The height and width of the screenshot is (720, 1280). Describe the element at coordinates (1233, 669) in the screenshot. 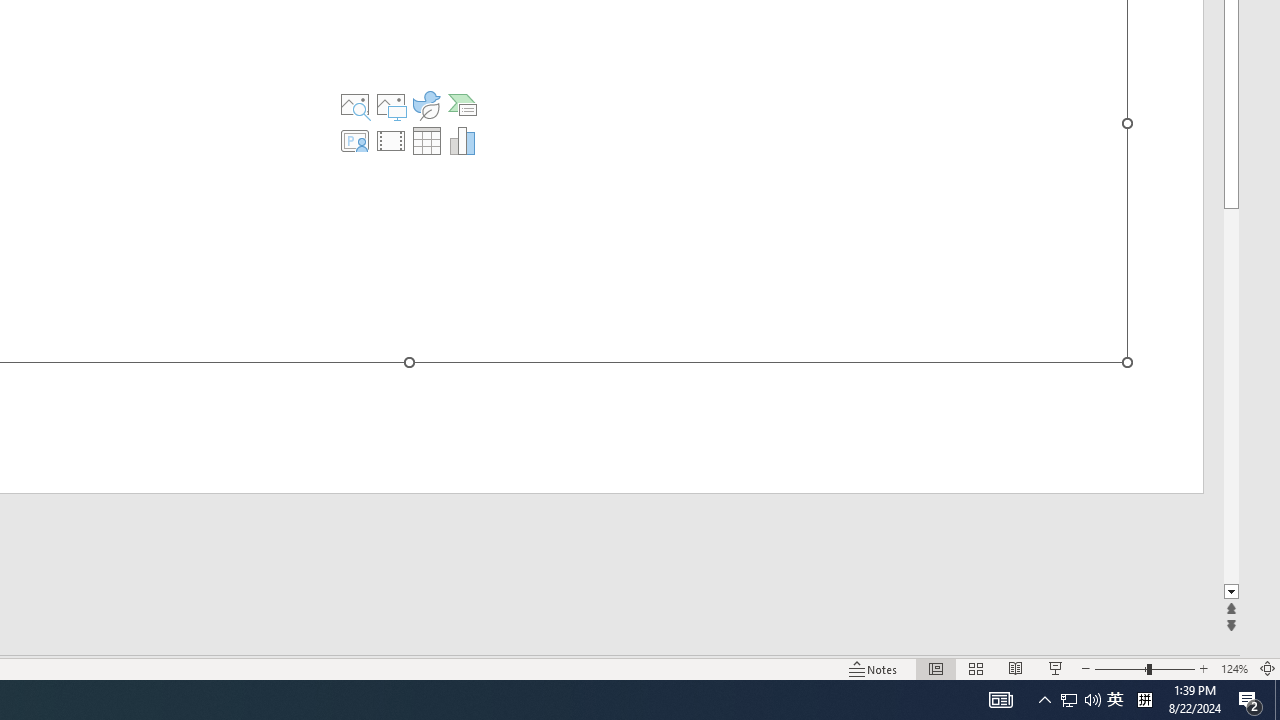

I see `'Zoom 124%'` at that location.